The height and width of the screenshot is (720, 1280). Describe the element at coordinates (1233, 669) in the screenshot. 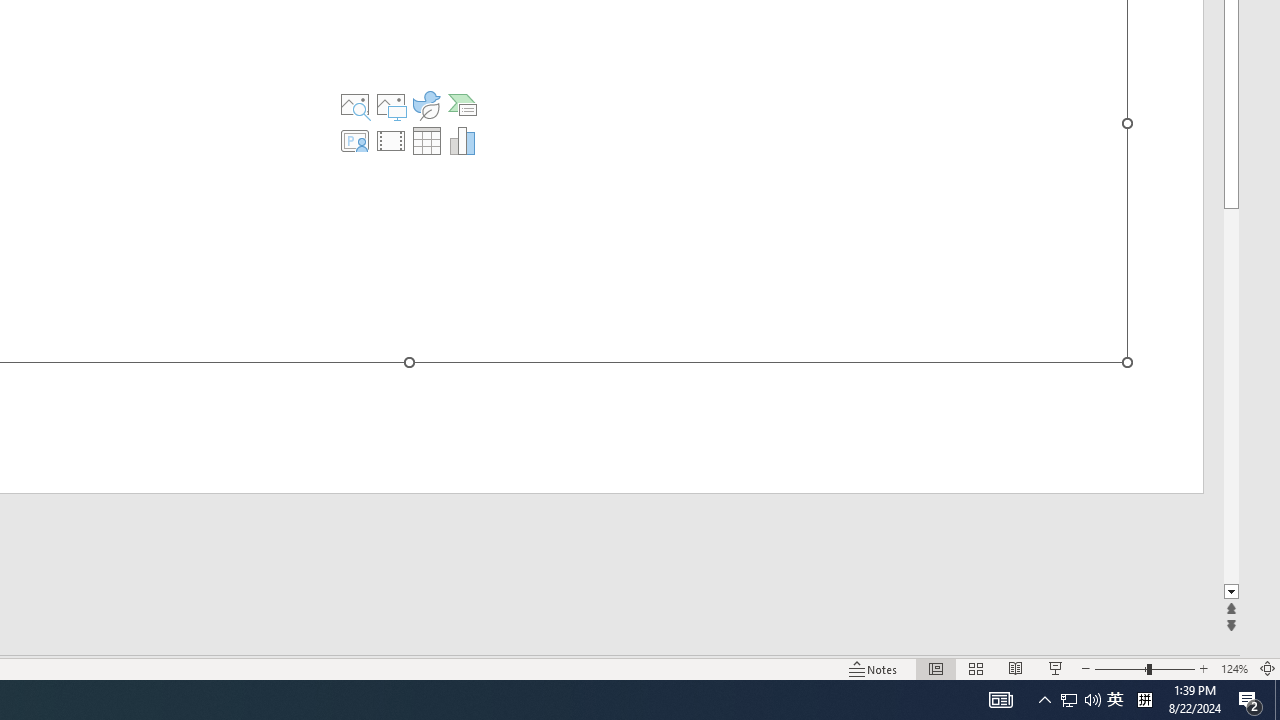

I see `'Zoom 124%'` at that location.